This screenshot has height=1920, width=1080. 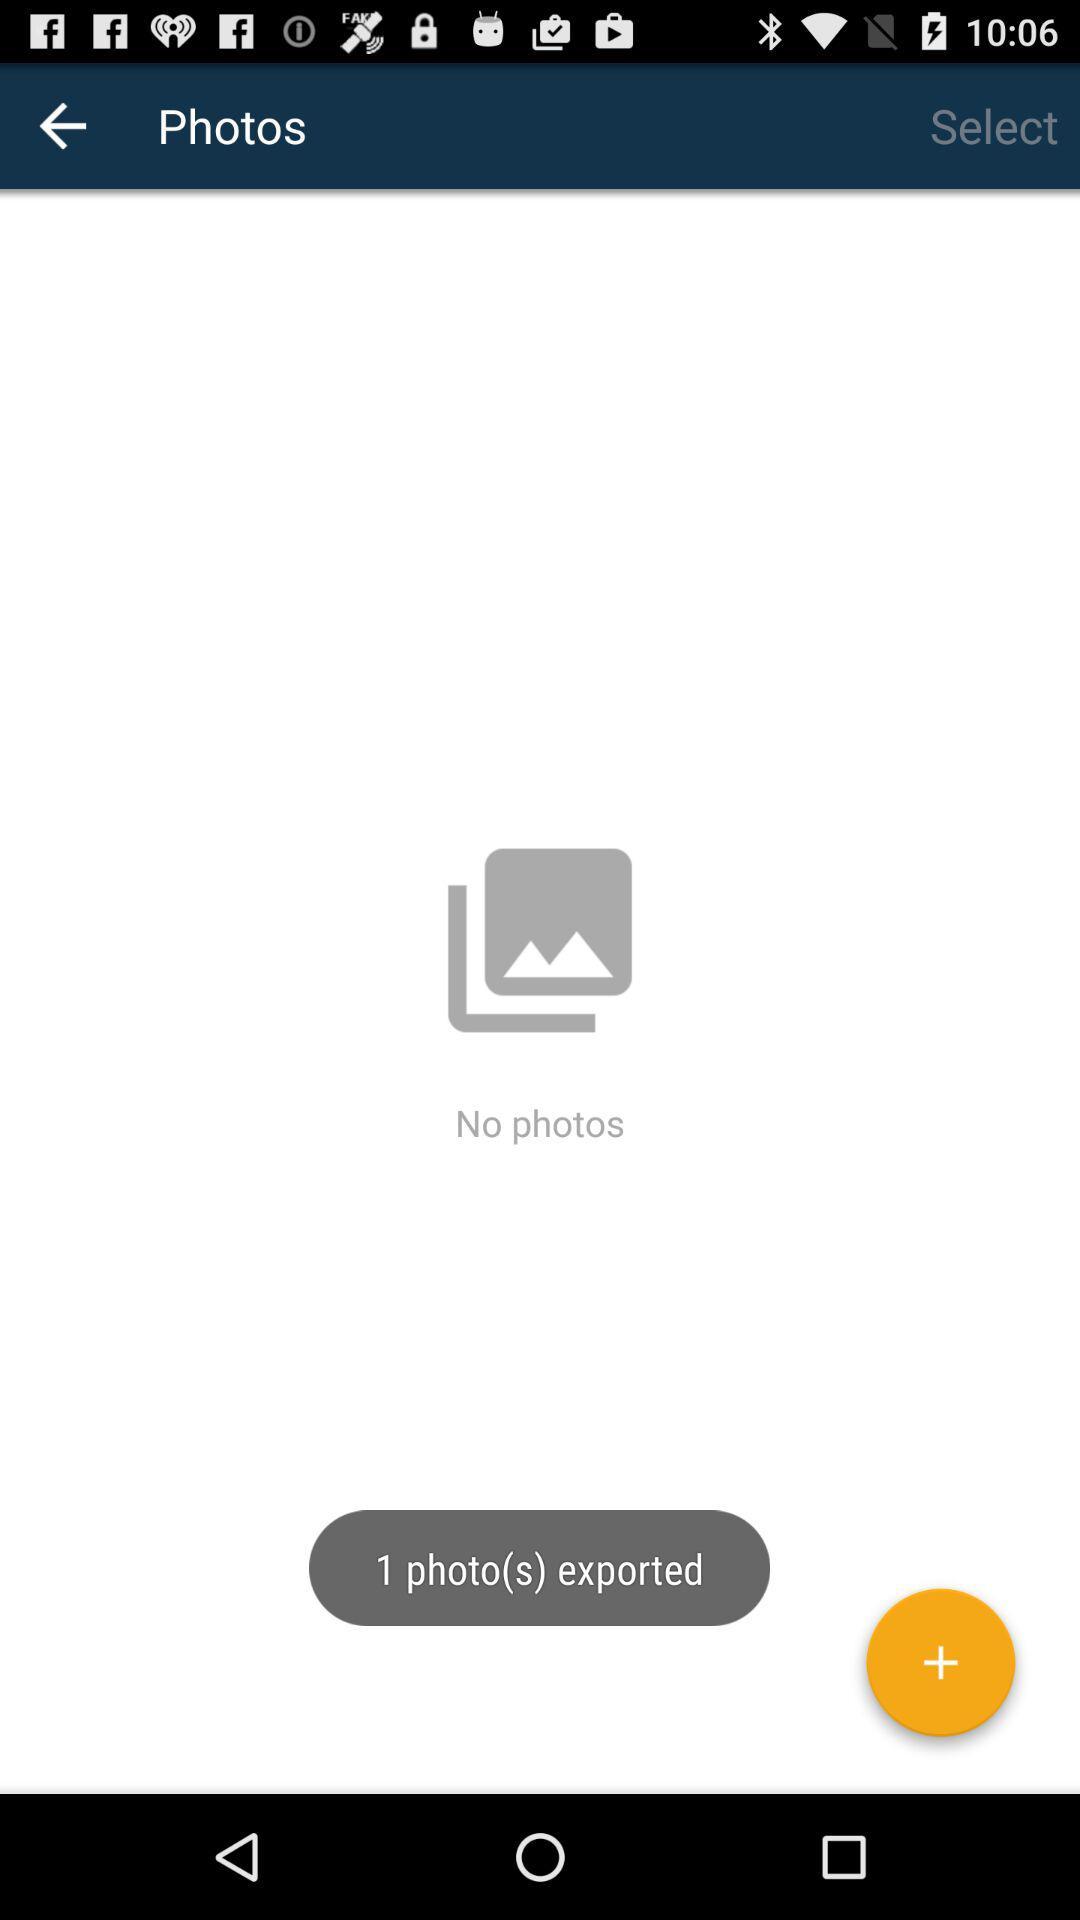 What do you see at coordinates (940, 1787) in the screenshot?
I see `the add icon` at bounding box center [940, 1787].